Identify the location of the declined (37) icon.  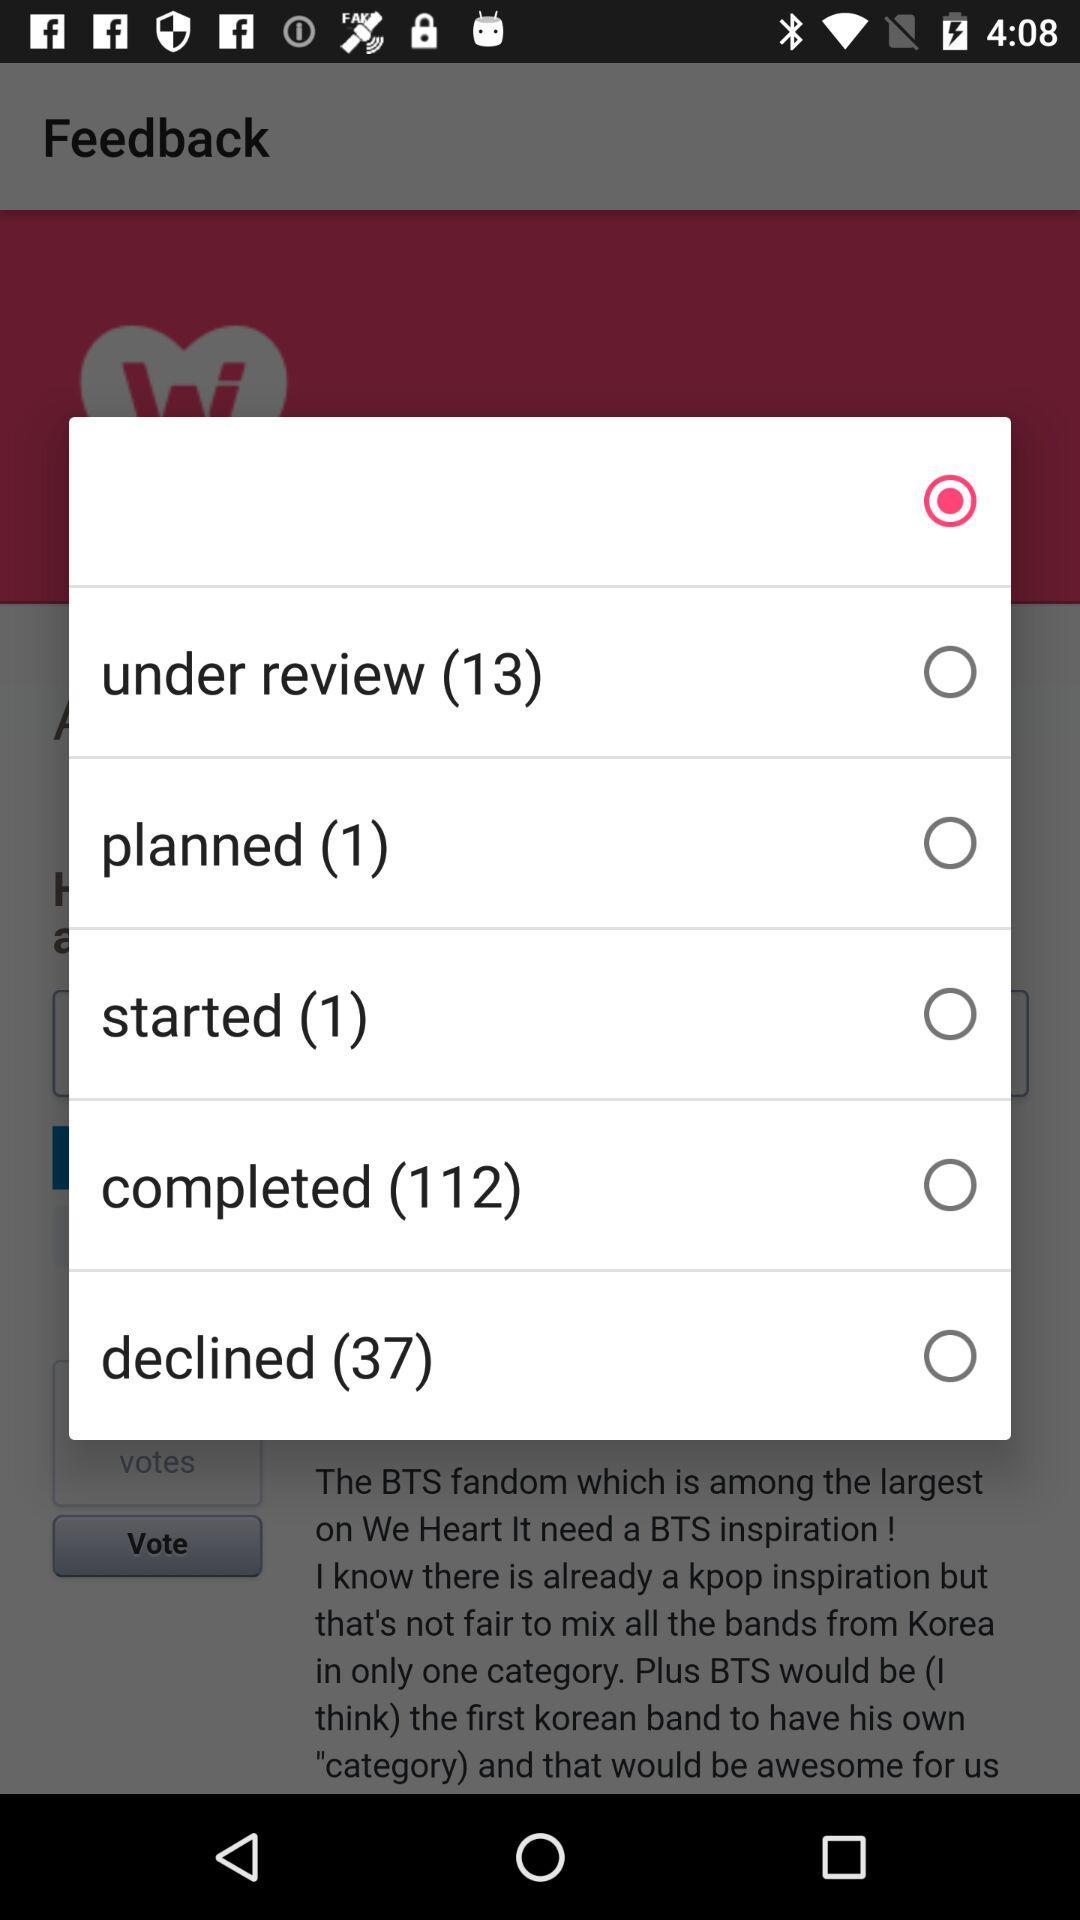
(540, 1356).